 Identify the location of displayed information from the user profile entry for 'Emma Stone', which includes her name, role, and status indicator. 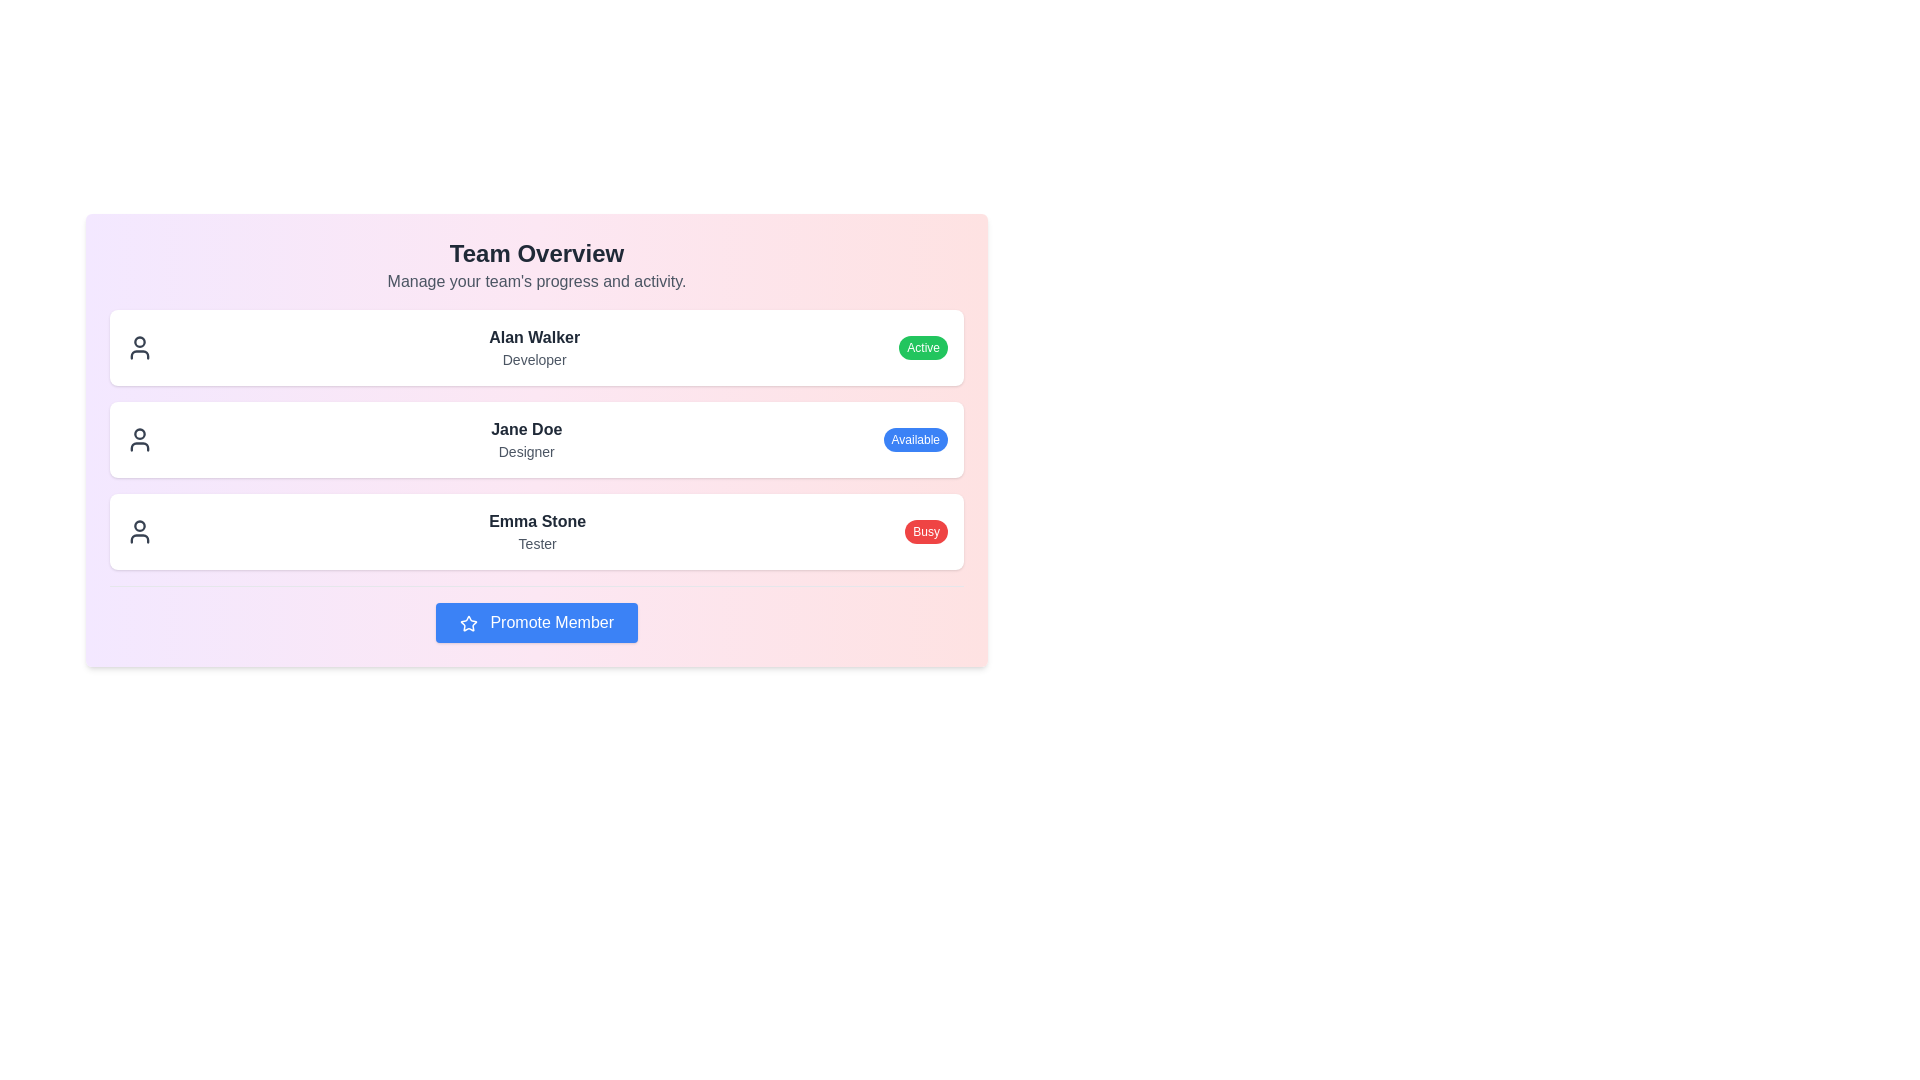
(537, 531).